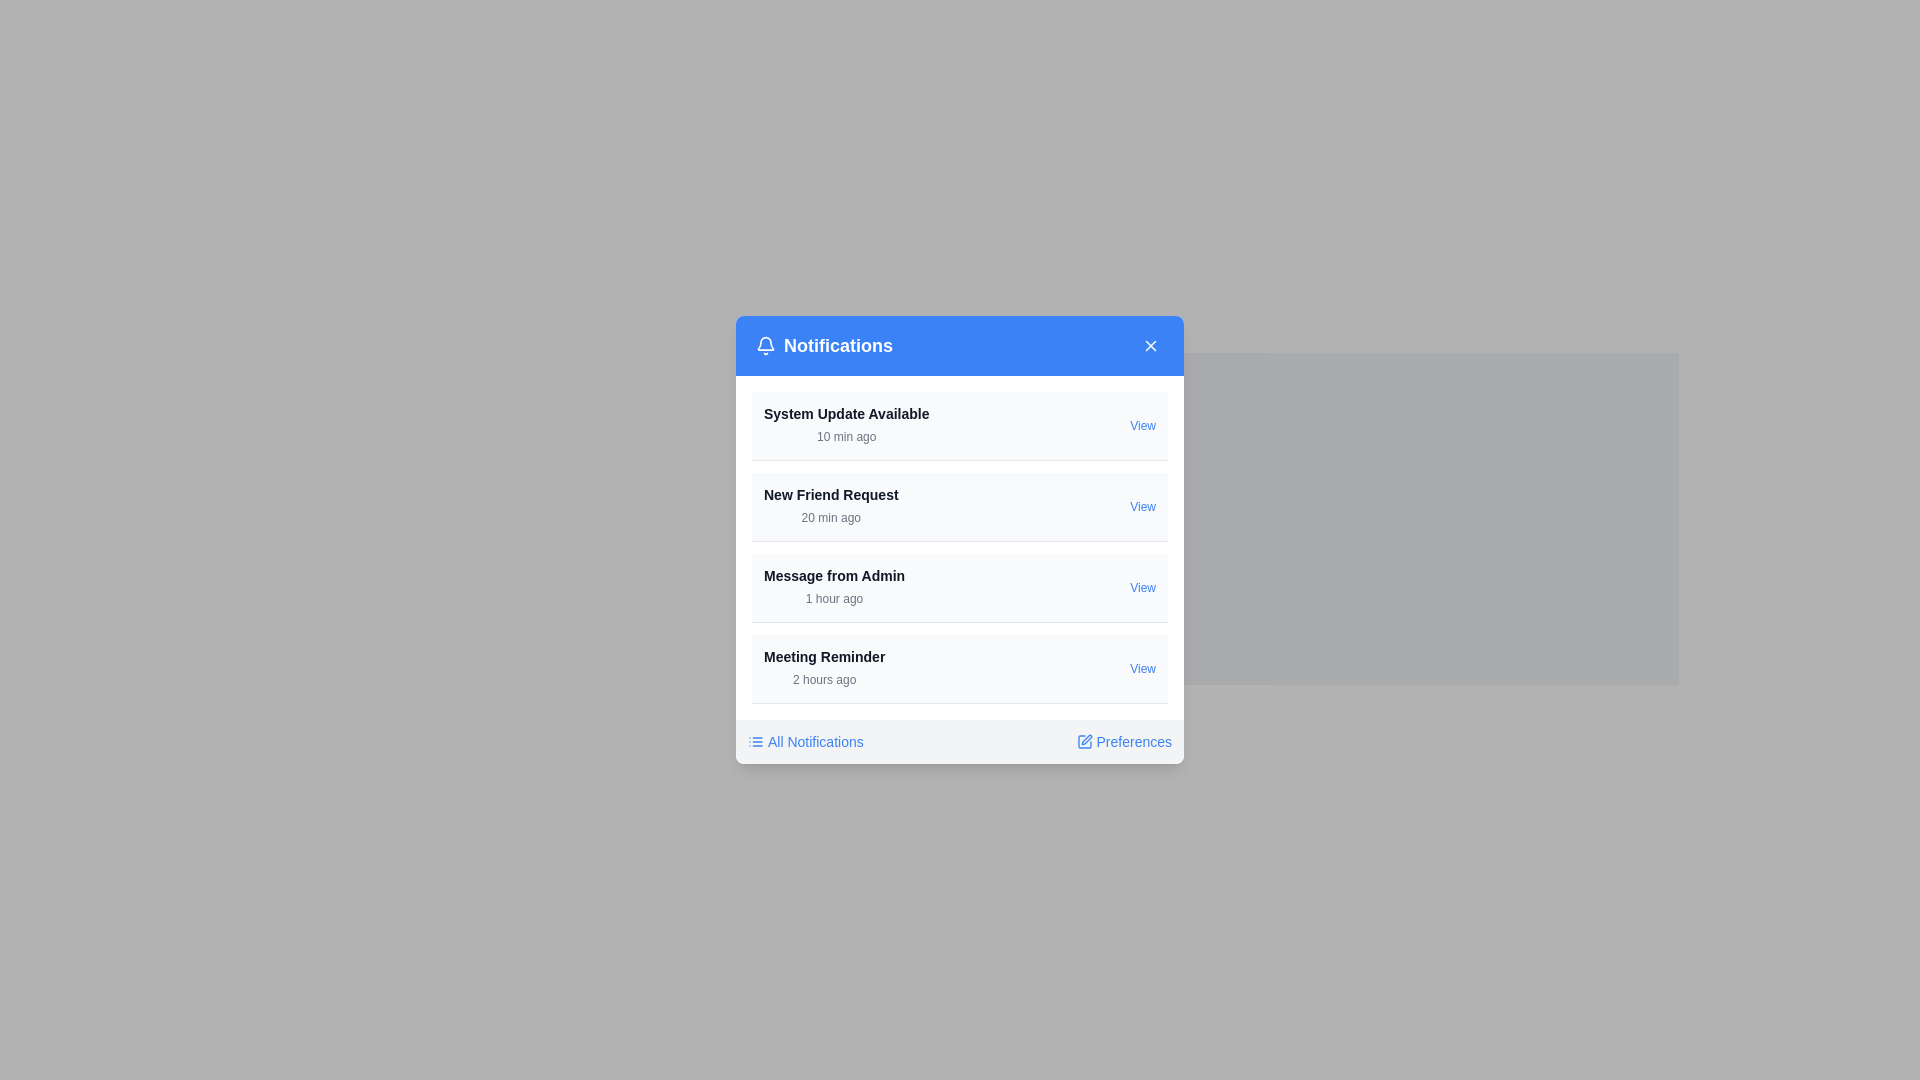  I want to click on the 16x16 pixel icon resembling a square with a pen or pencil overlay, located in the 'Preferences' section at the bottom-right corner of the notification panel, so click(1083, 741).